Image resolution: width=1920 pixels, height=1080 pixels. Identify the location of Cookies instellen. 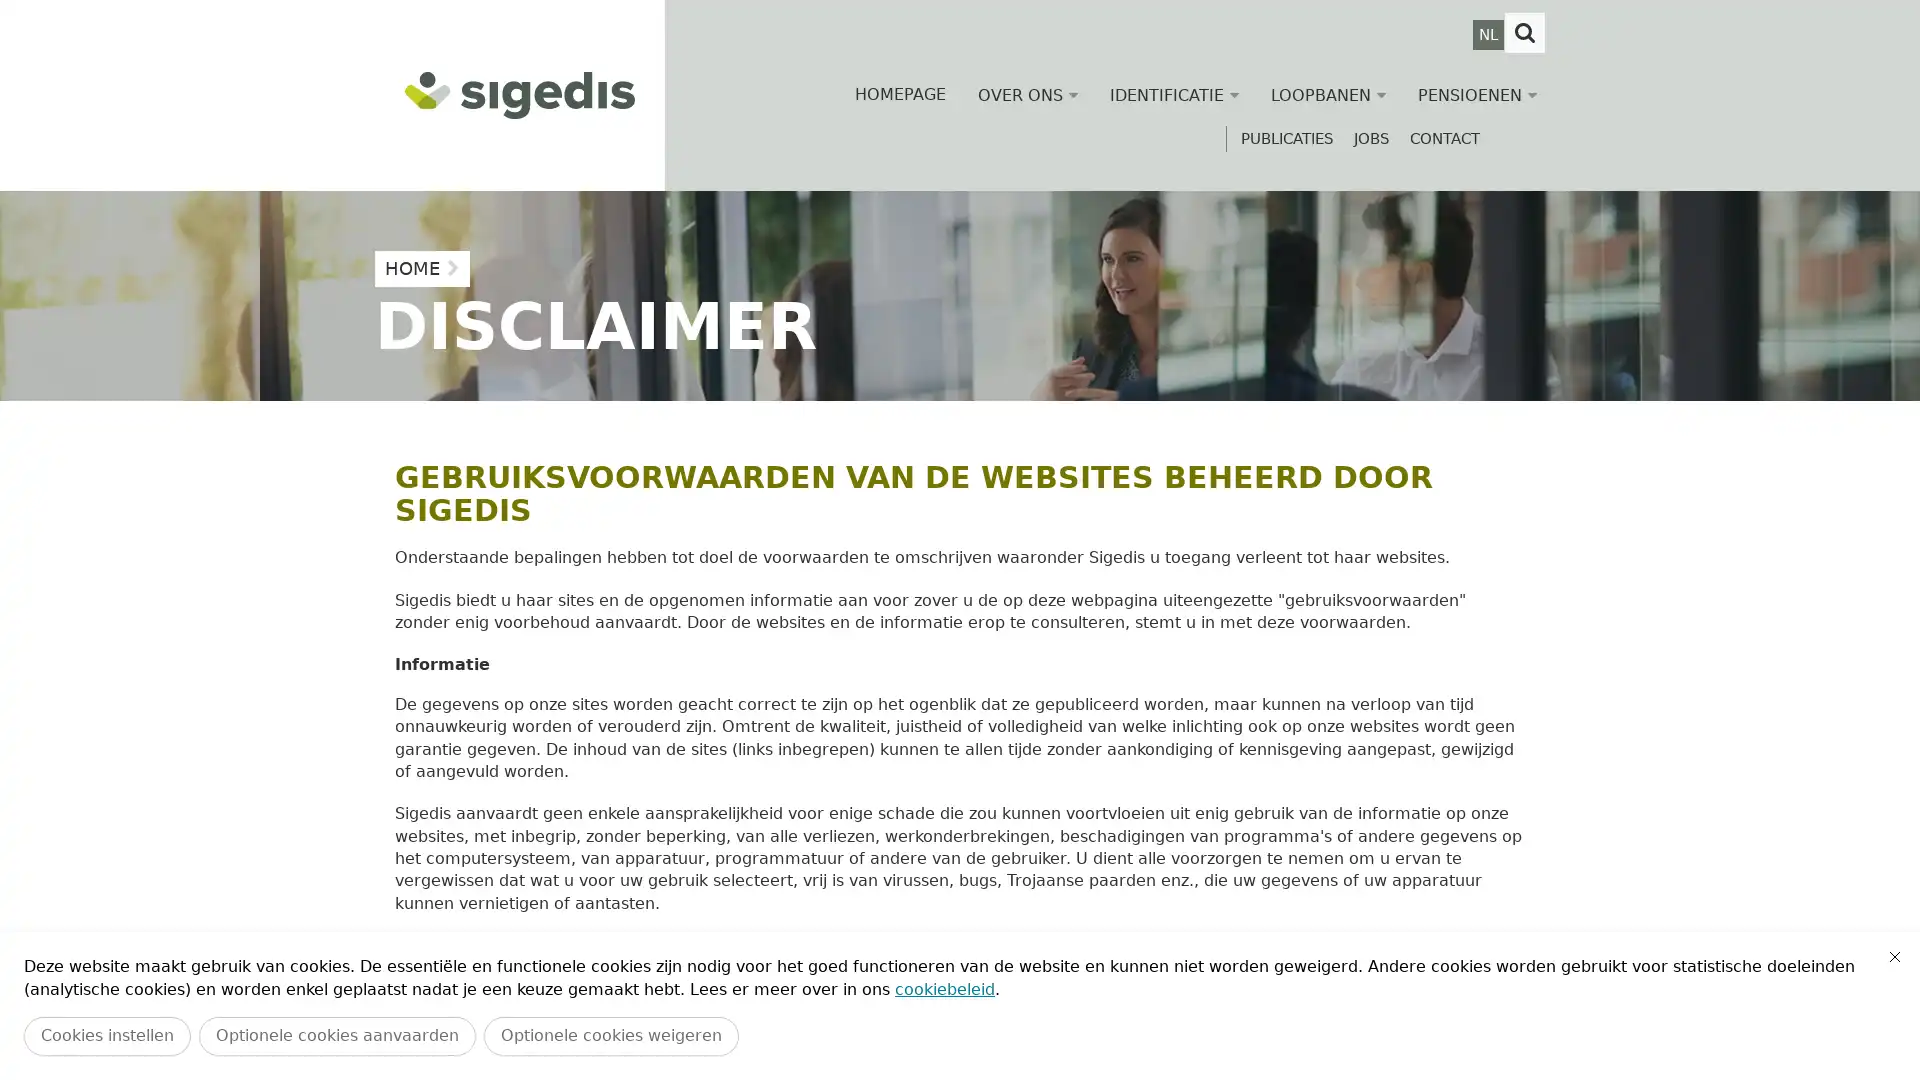
(106, 1035).